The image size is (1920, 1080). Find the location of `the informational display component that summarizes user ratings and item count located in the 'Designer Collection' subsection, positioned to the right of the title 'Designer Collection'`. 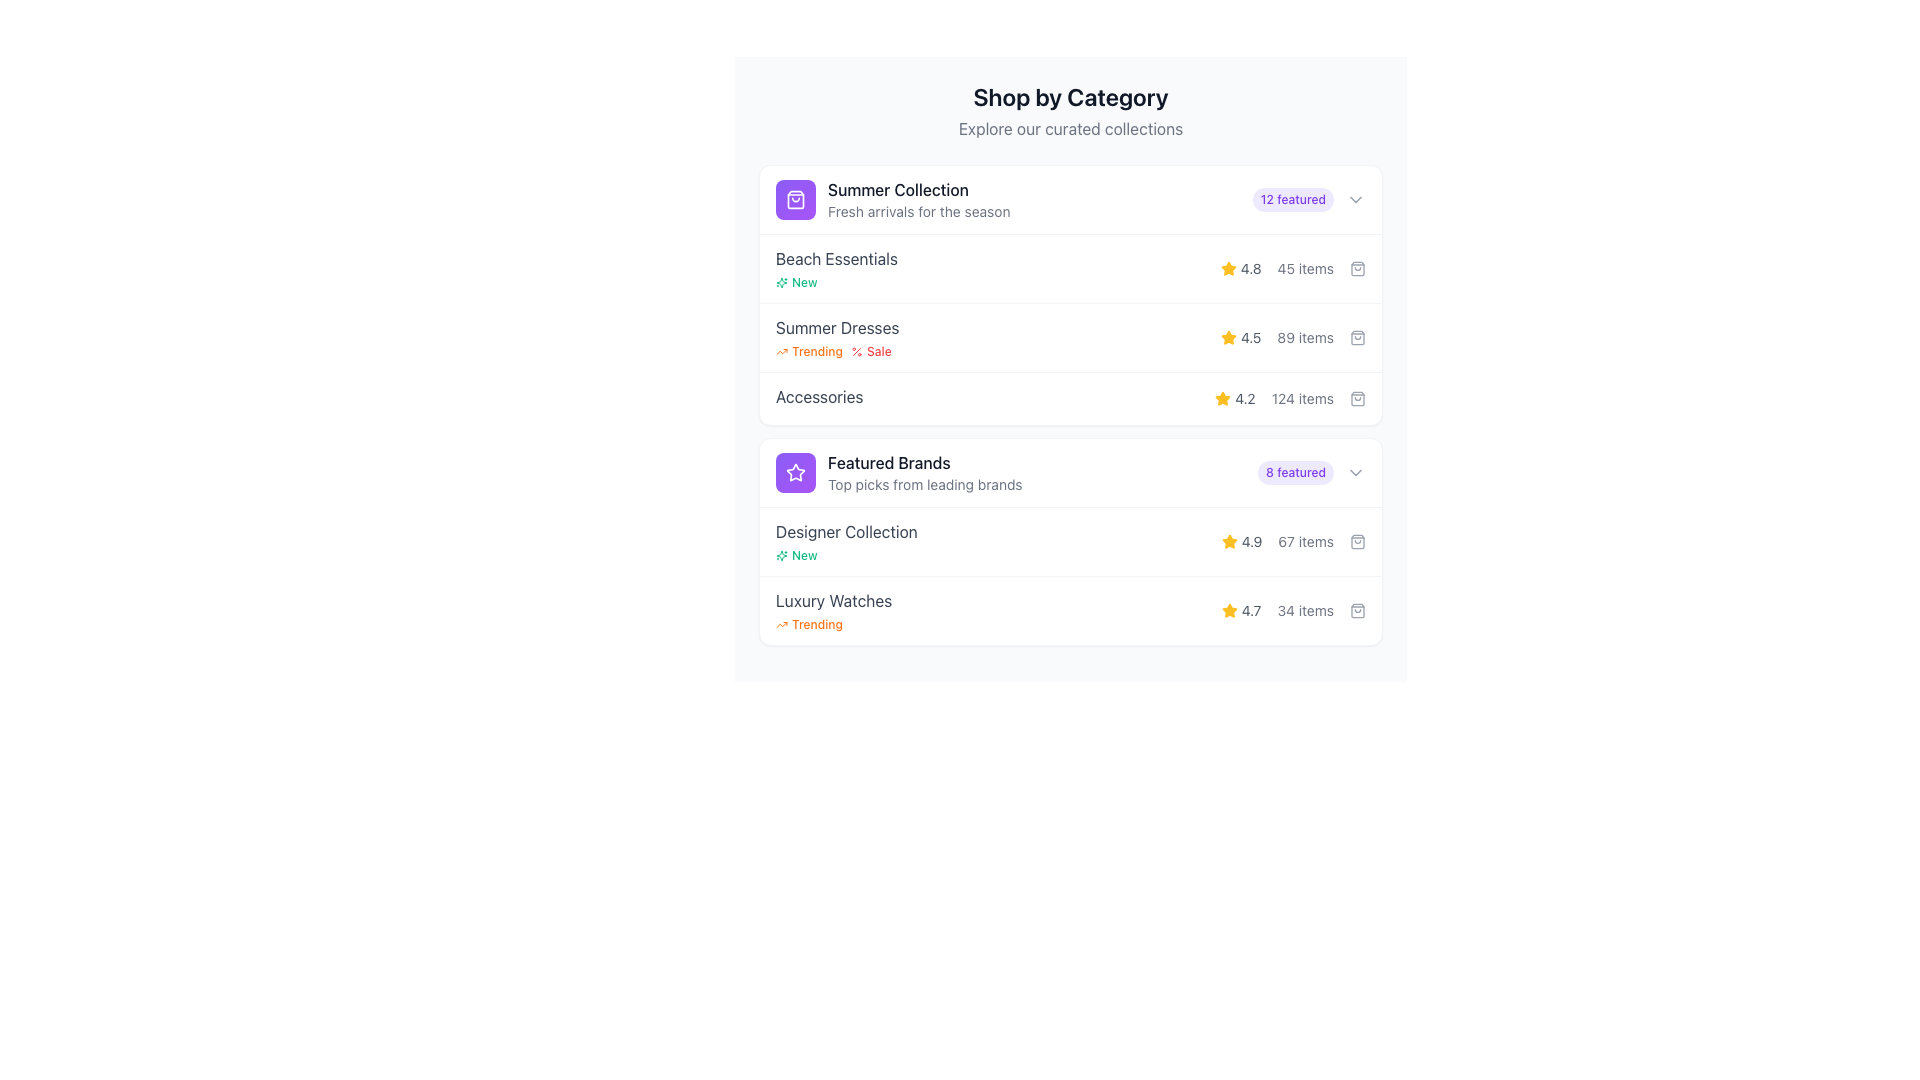

the informational display component that summarizes user ratings and item count located in the 'Designer Collection' subsection, positioned to the right of the title 'Designer Collection' is located at coordinates (1293, 542).